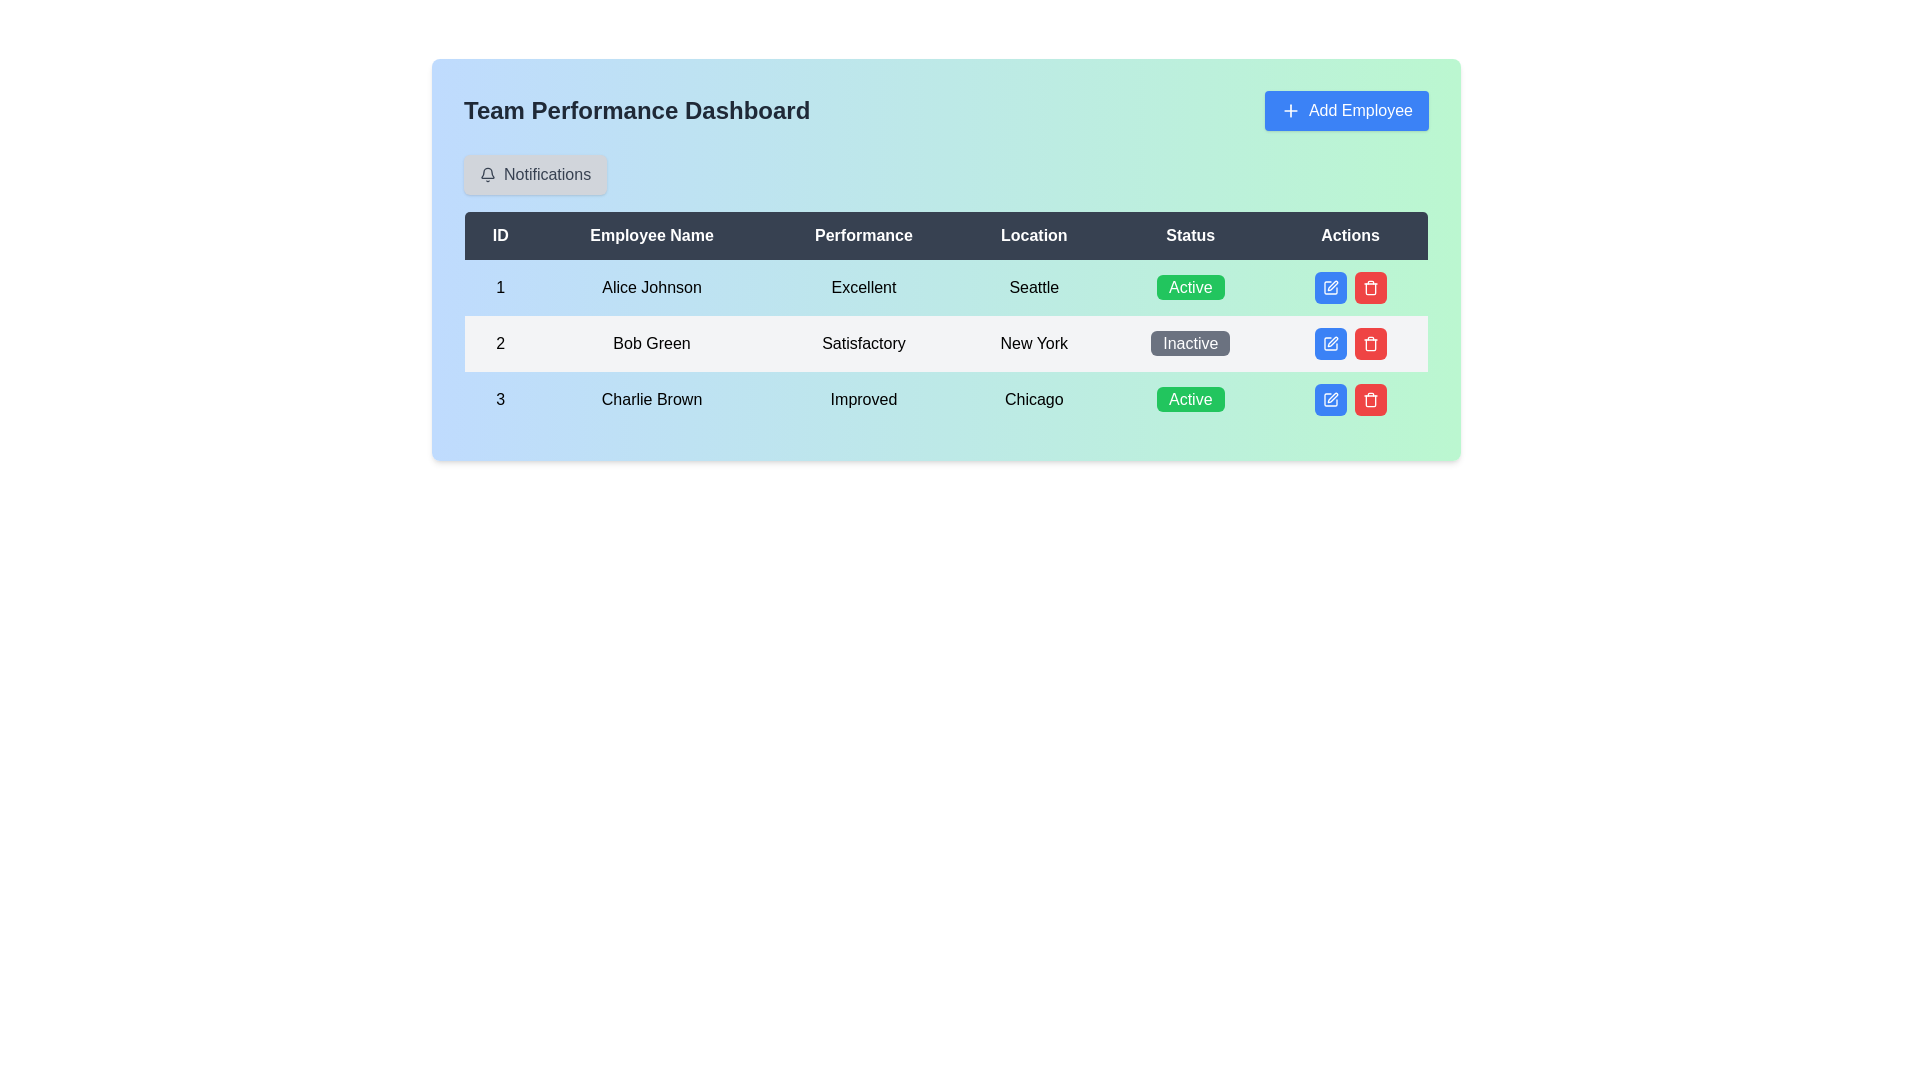 This screenshot has height=1080, width=1920. I want to click on text content of the 'New York' element, which is displayed in bold style and centrally aligned within its column in the second row of the table under the 'Location' header, so click(1034, 342).